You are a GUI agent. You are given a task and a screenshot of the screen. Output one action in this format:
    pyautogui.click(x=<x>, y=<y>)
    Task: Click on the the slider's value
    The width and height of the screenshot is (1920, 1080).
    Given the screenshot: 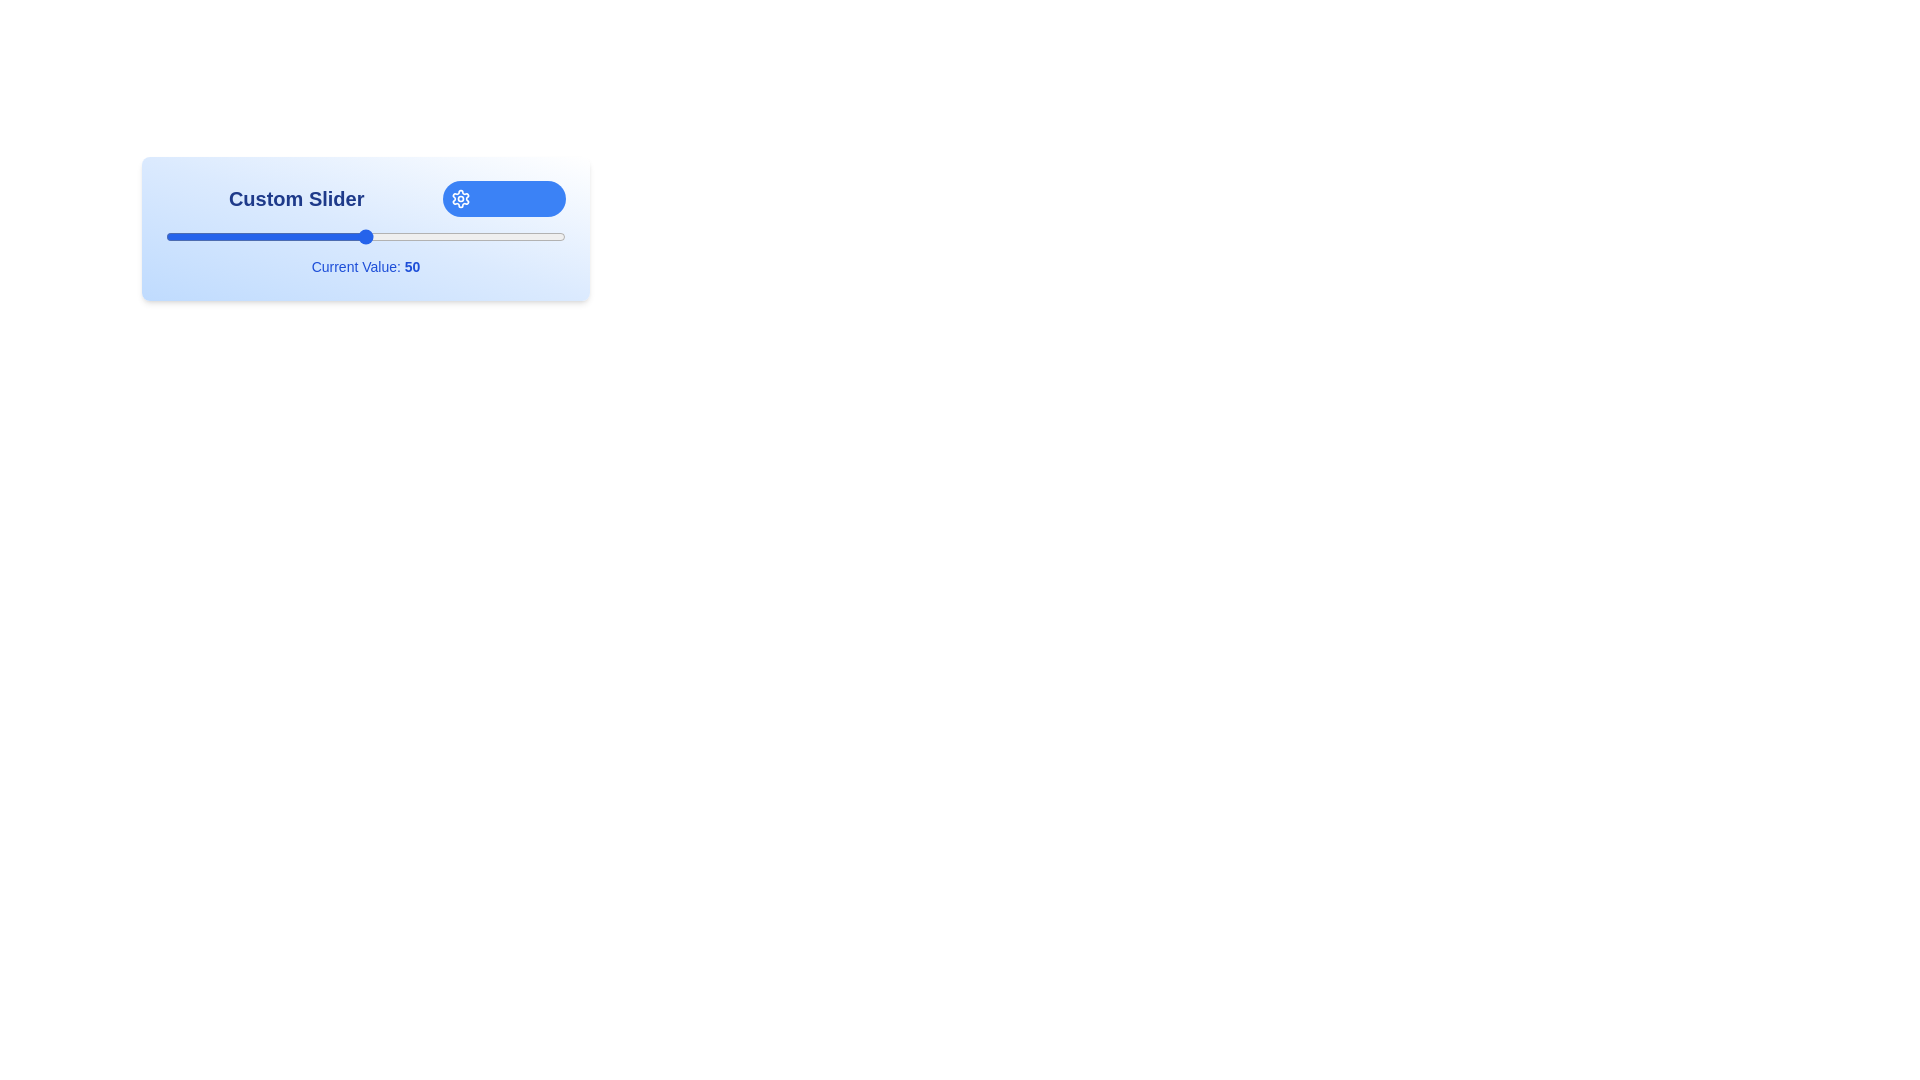 What is the action you would take?
    pyautogui.click(x=453, y=235)
    